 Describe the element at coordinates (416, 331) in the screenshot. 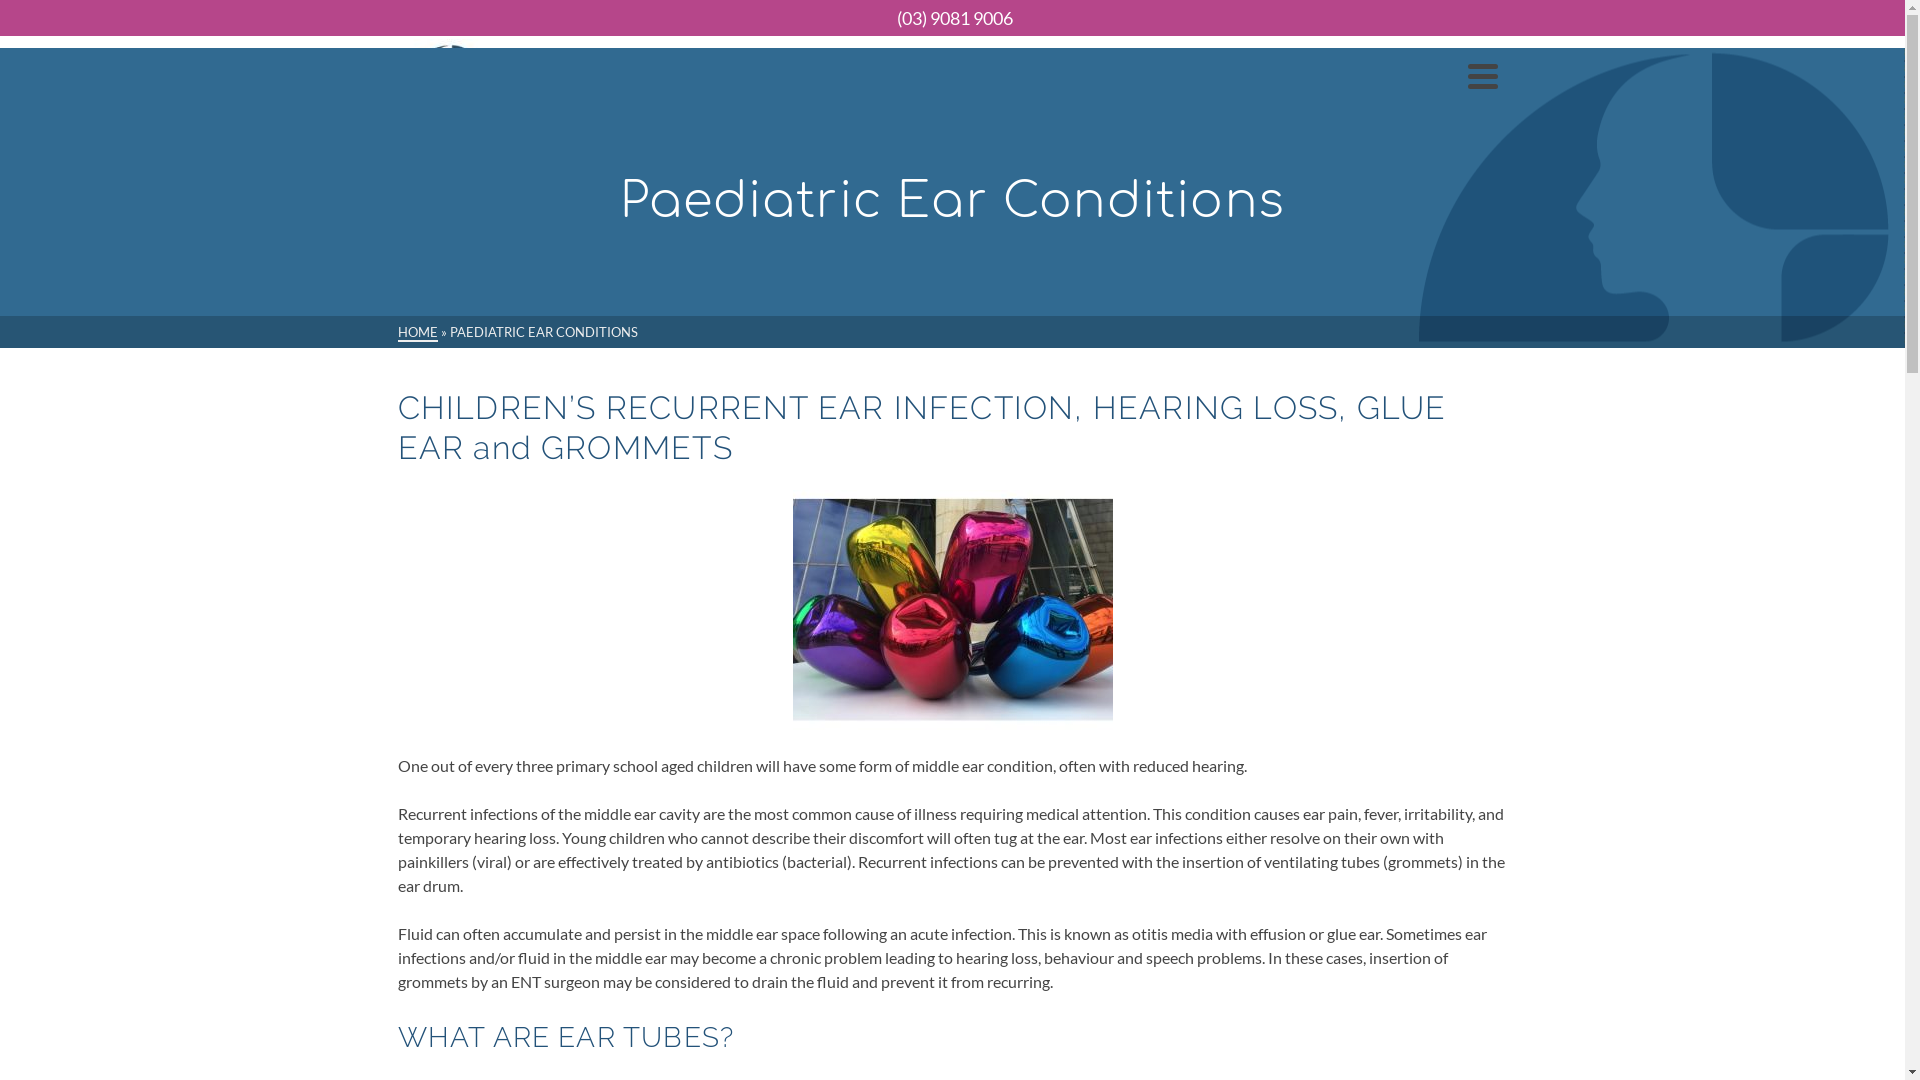

I see `'HOME'` at that location.